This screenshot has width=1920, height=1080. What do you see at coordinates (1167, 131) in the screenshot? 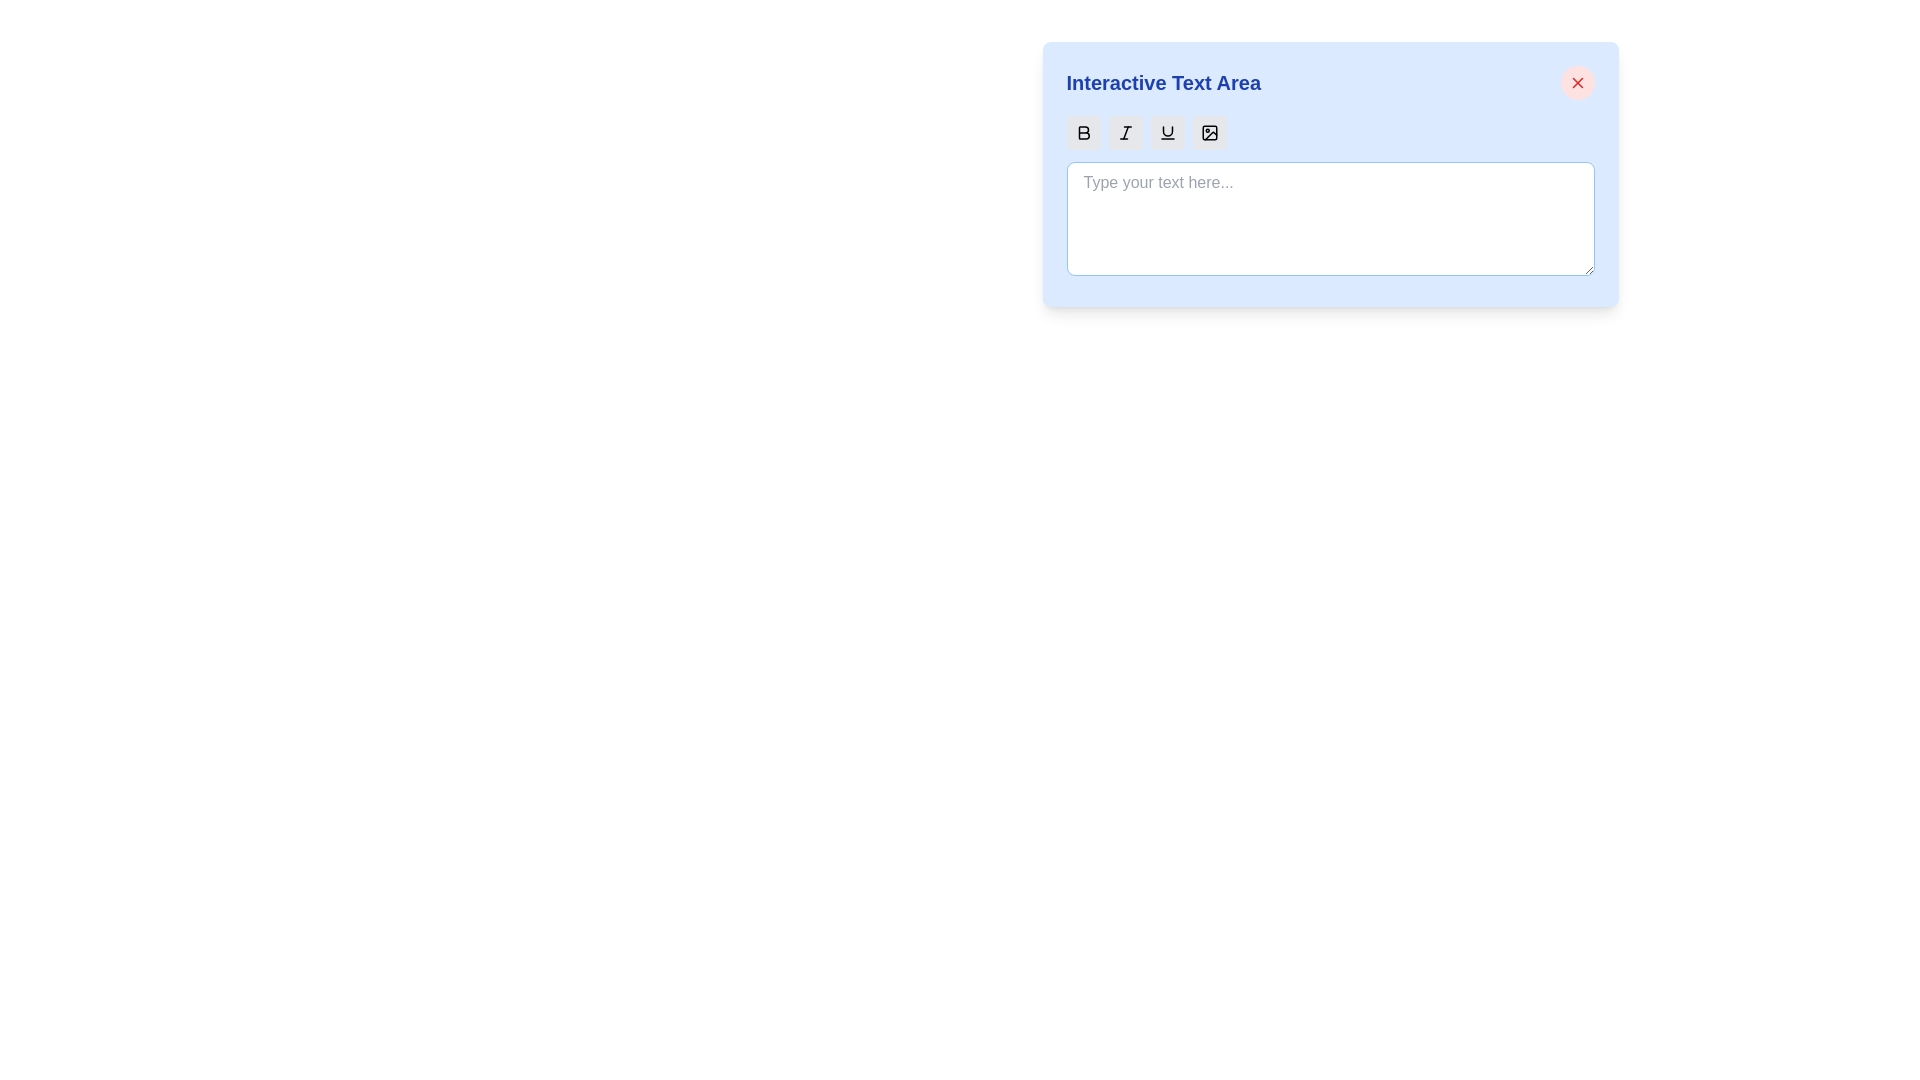
I see `the underline icon located second from the left in the top toolbar of the blue box titled 'Interactive Text Area'` at bounding box center [1167, 131].